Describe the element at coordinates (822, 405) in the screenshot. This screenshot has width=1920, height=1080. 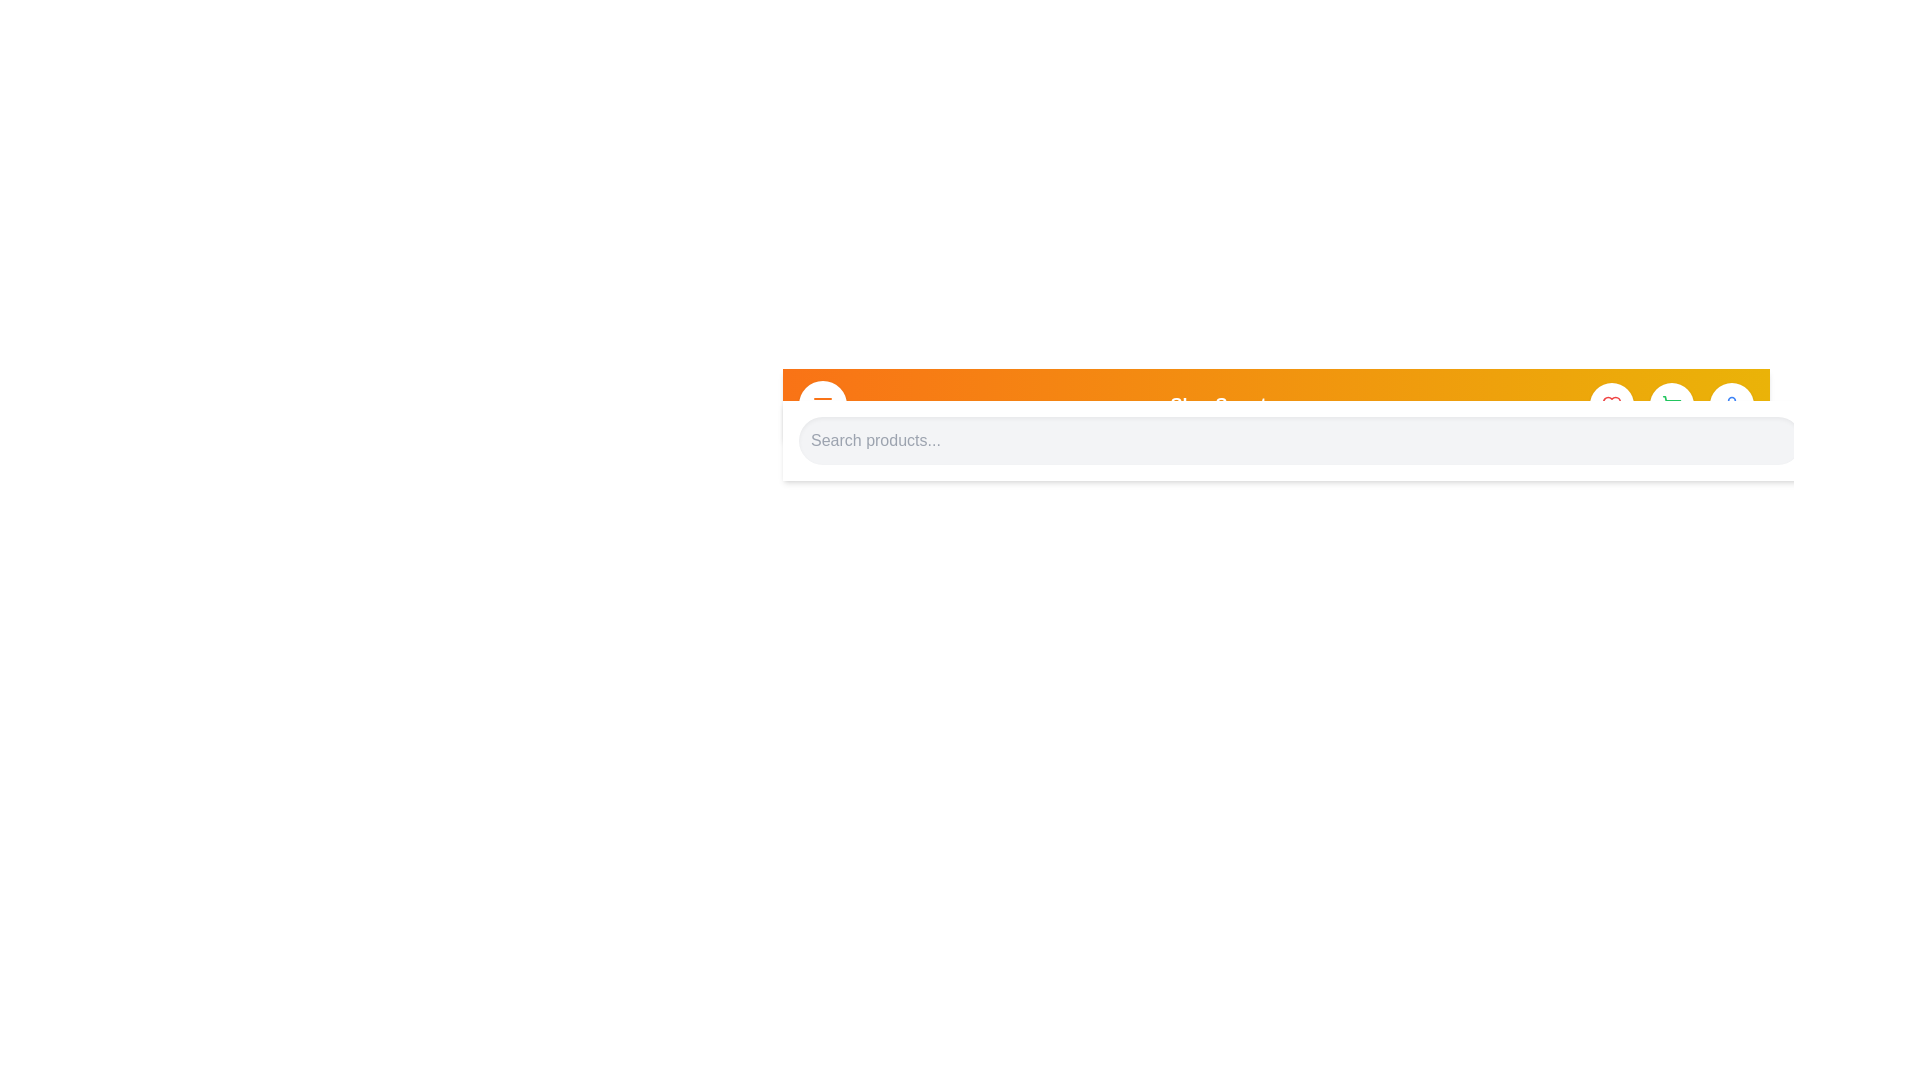
I see `the menu toggle button to toggle the menu visibility` at that location.